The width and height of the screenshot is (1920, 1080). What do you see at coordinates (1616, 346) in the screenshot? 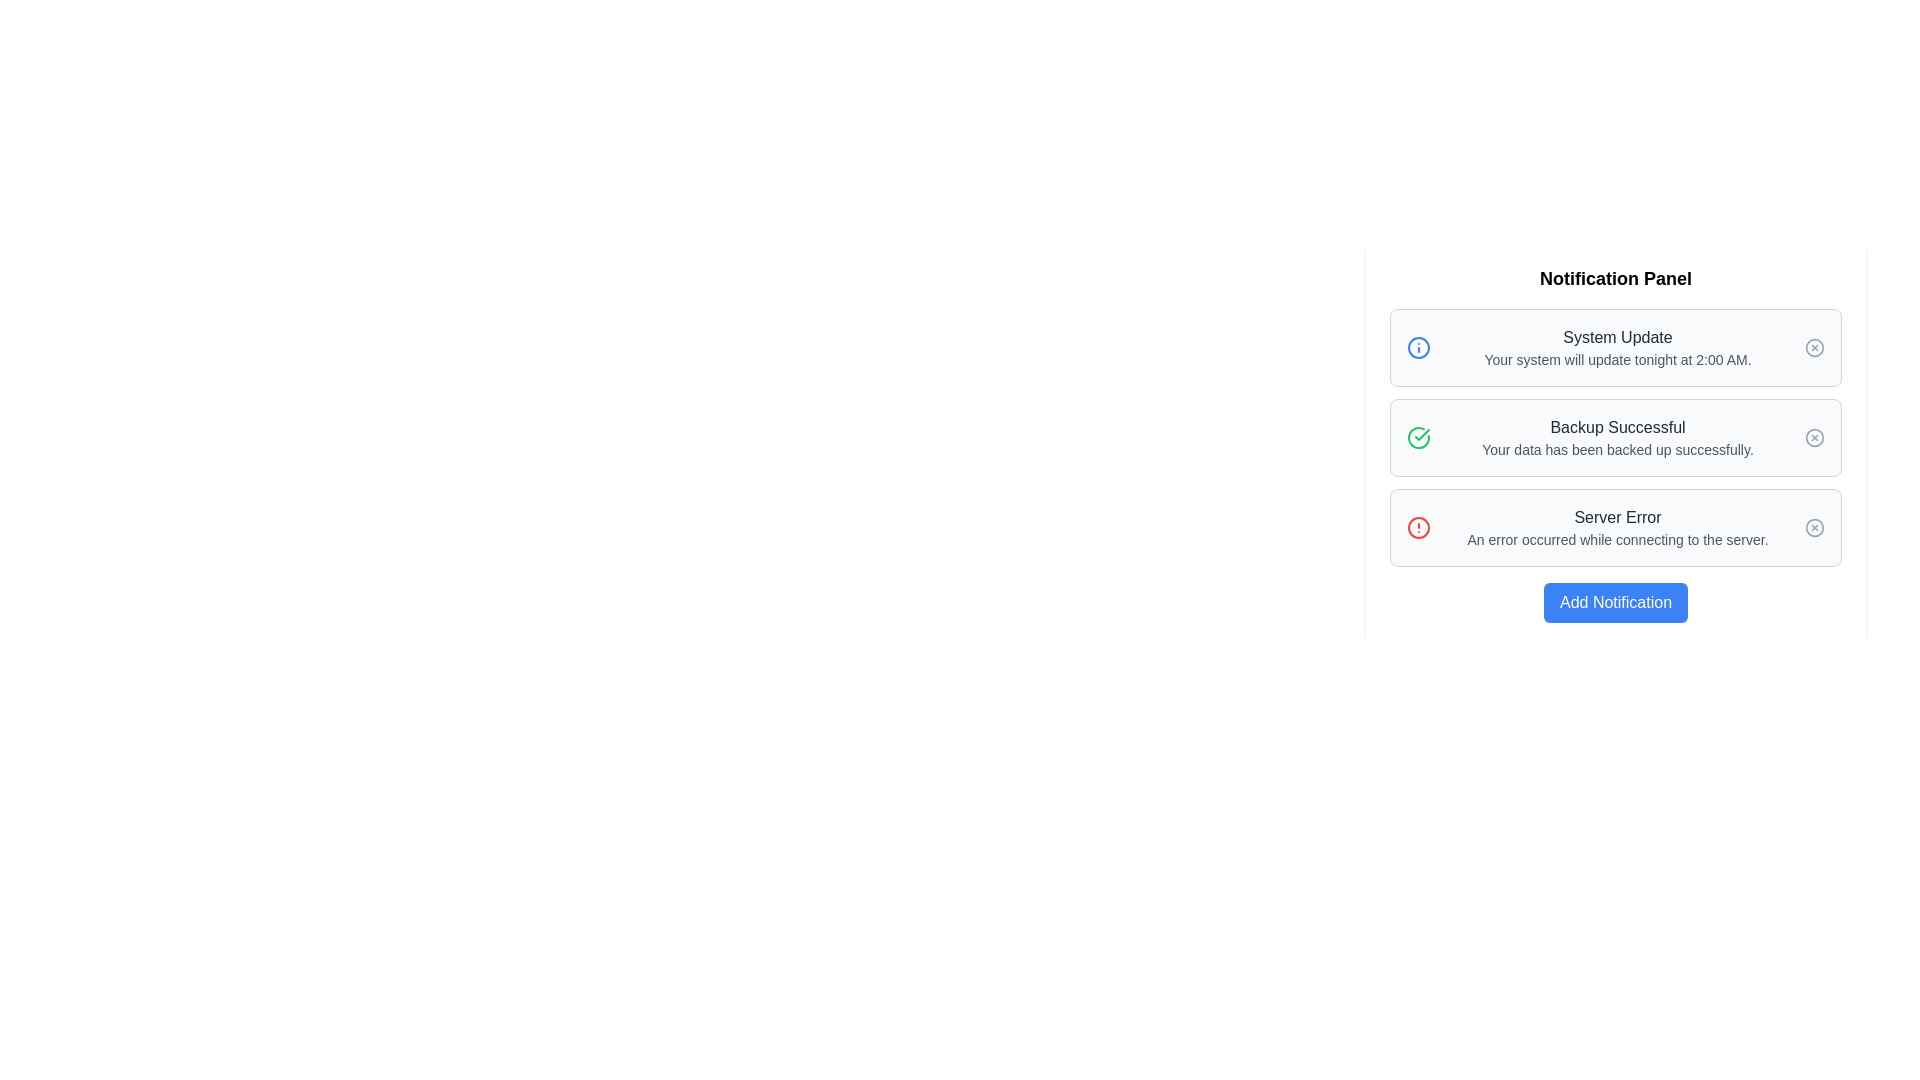
I see `information displayed in the first notification card about the upcoming system update, located in the Notification Panel` at bounding box center [1616, 346].